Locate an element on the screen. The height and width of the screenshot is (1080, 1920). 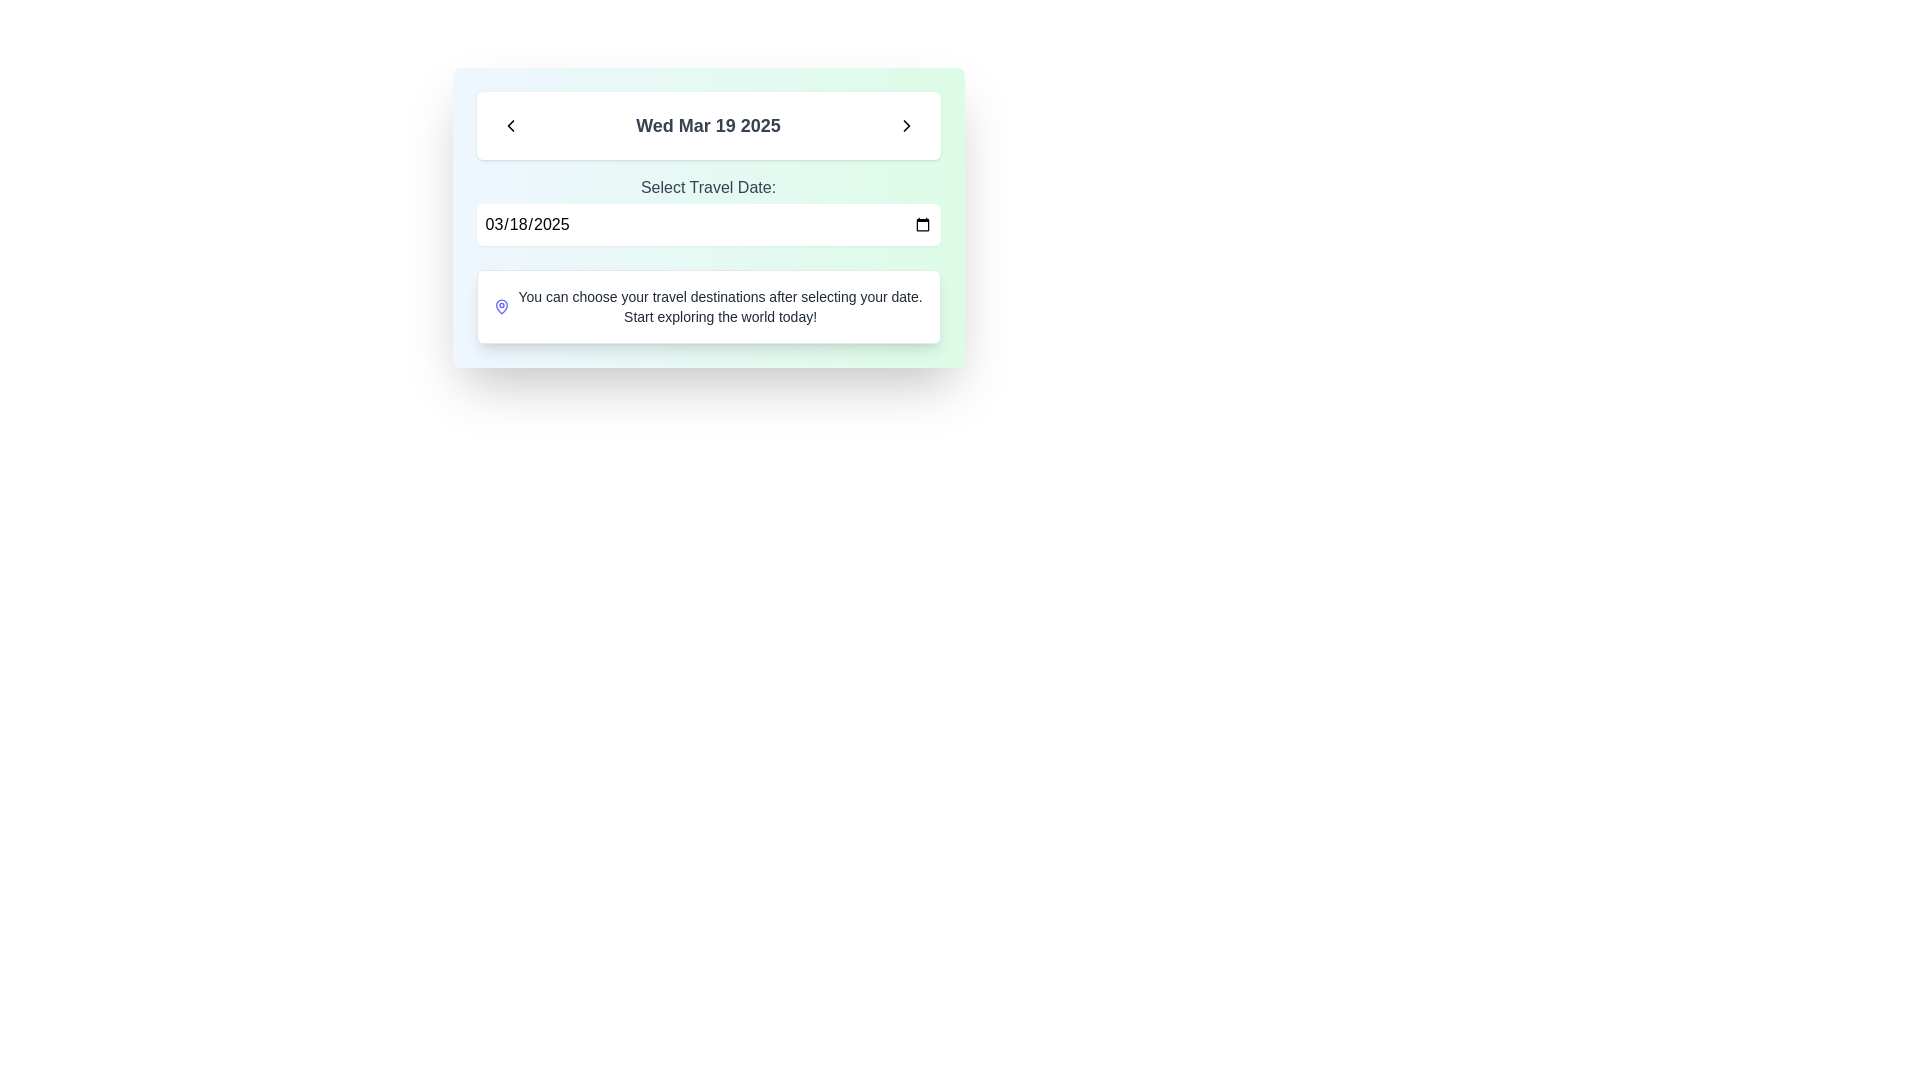
the chevron icon located in the header section of the interactive card interface is located at coordinates (510, 126).